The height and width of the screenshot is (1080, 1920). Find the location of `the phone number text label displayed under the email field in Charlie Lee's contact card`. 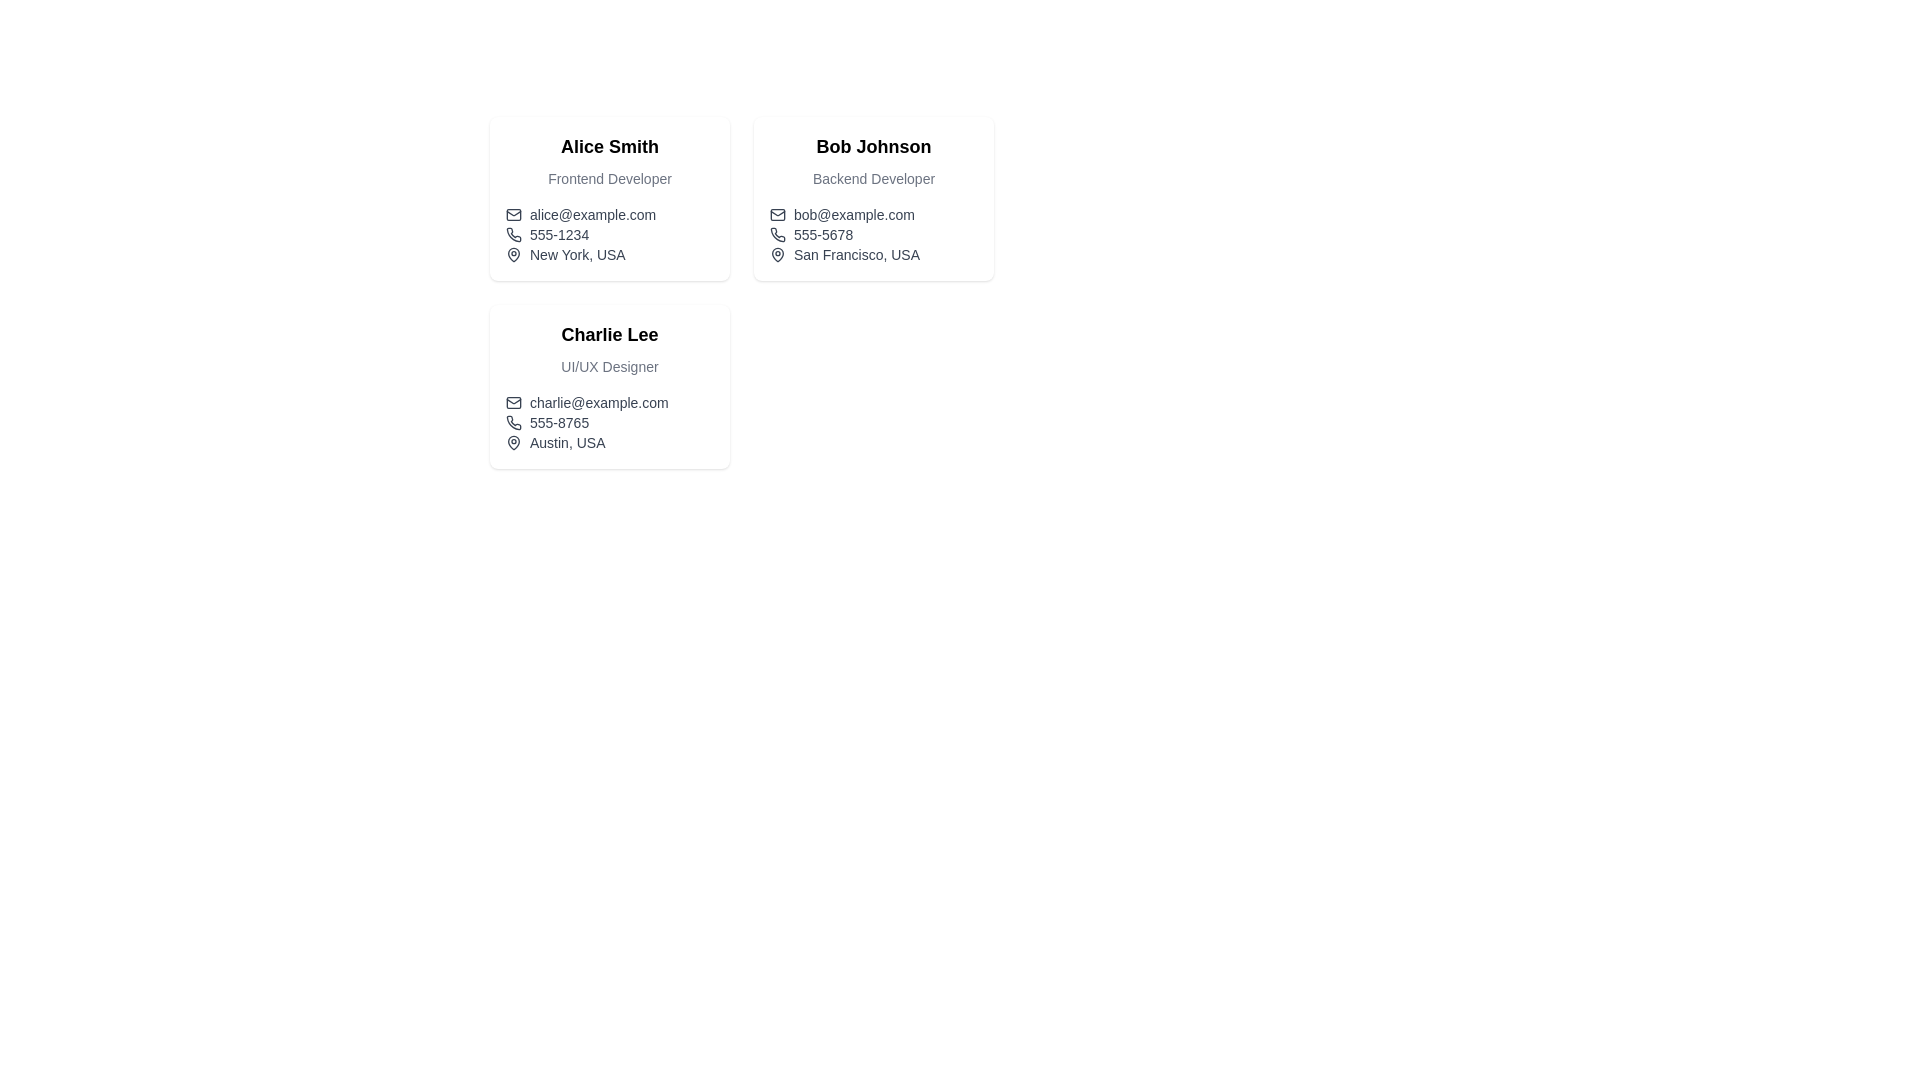

the phone number text label displayed under the email field in Charlie Lee's contact card is located at coordinates (559, 422).